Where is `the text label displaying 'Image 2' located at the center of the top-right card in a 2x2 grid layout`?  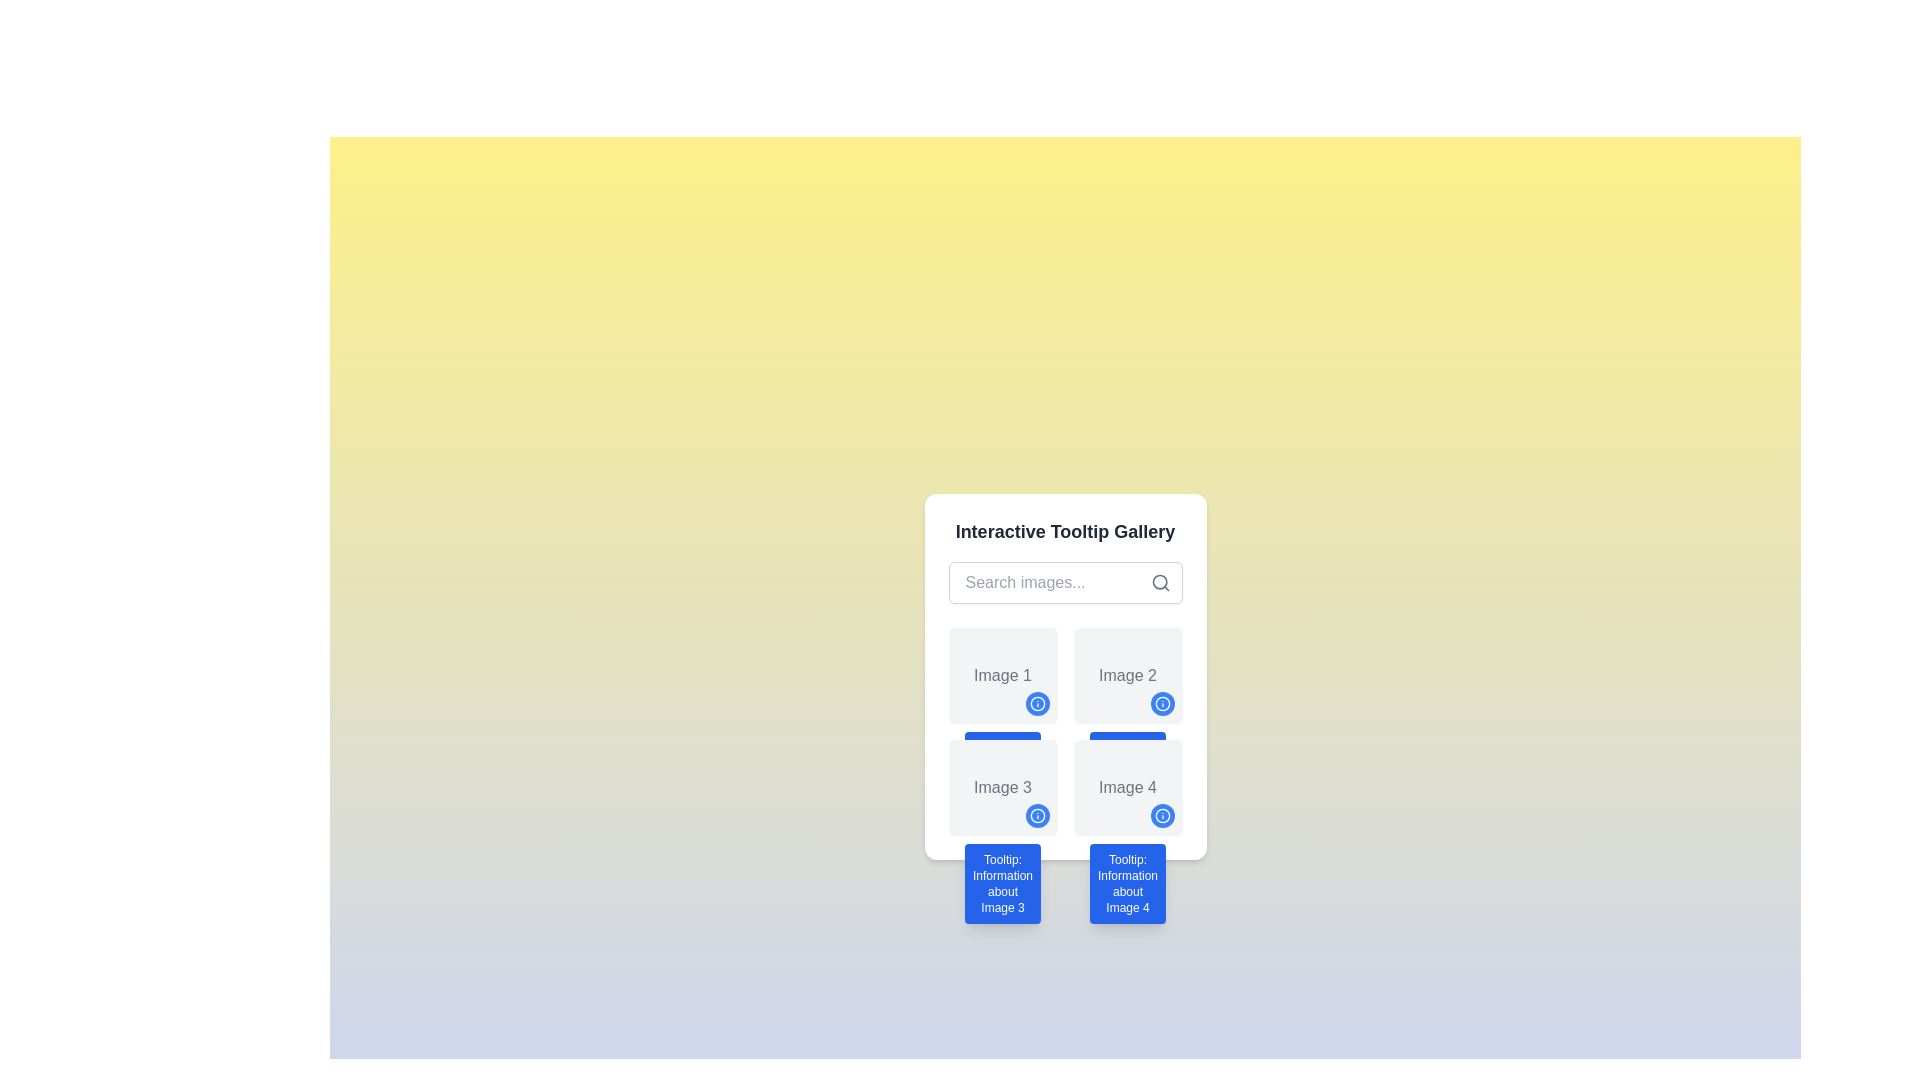 the text label displaying 'Image 2' located at the center of the top-right card in a 2x2 grid layout is located at coordinates (1128, 675).